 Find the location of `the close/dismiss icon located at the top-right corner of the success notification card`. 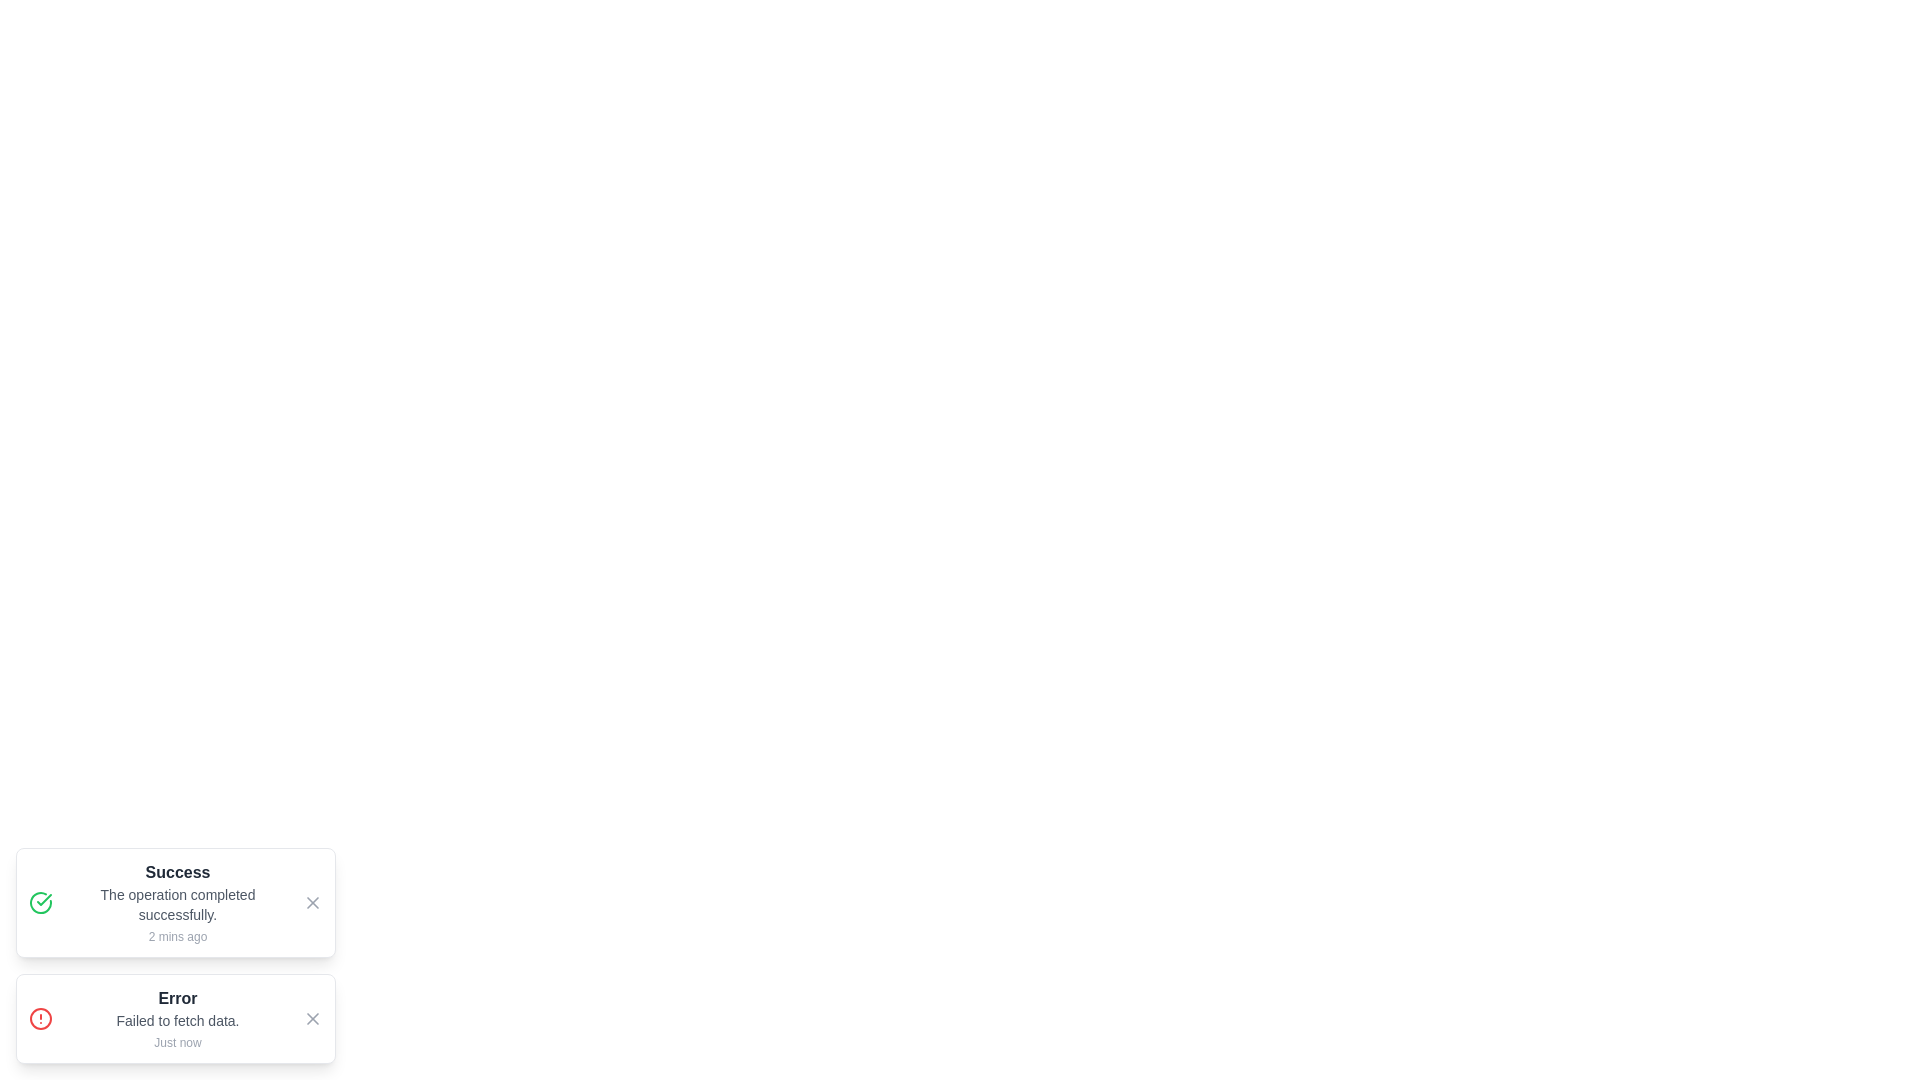

the close/dismiss icon located at the top-right corner of the success notification card is located at coordinates (311, 902).